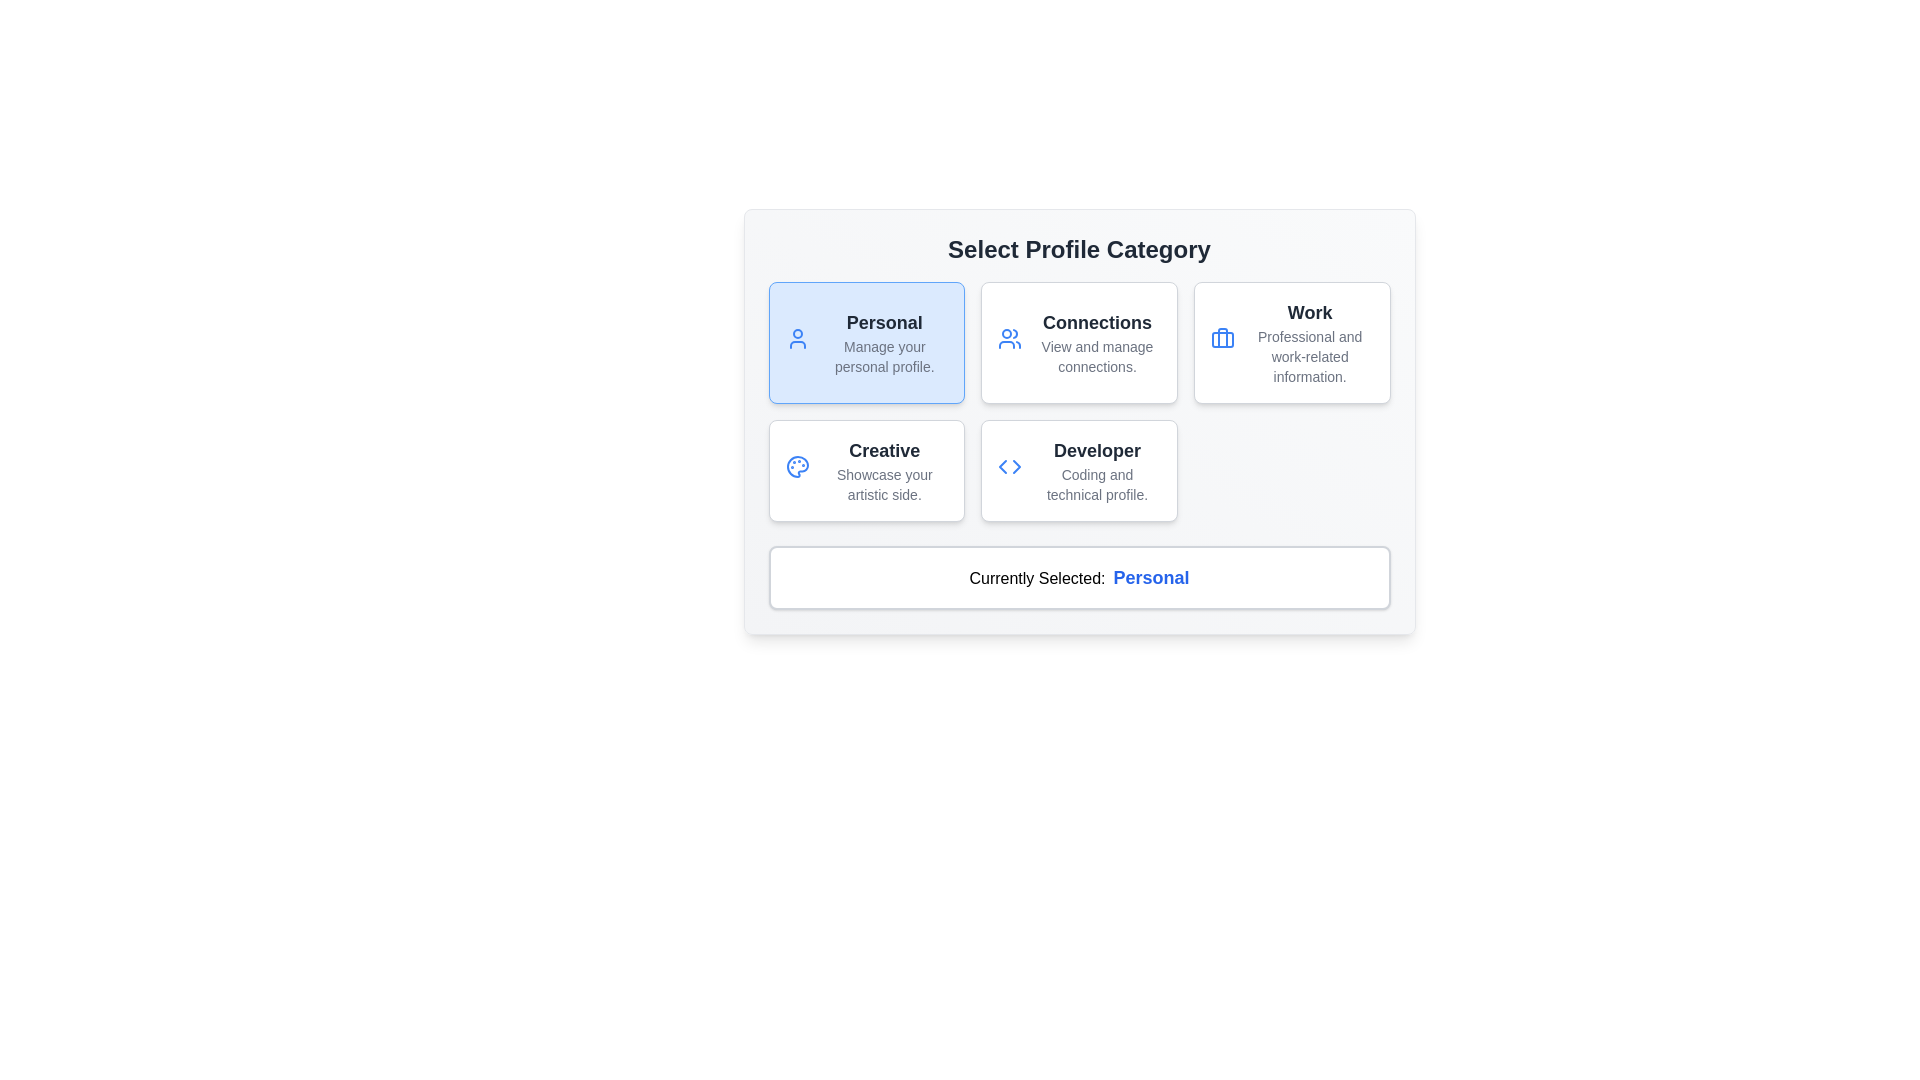  I want to click on static text that says 'Coding and technical profile.' located beneath the 'Developer' heading in the lower right profile block, so click(1096, 485).